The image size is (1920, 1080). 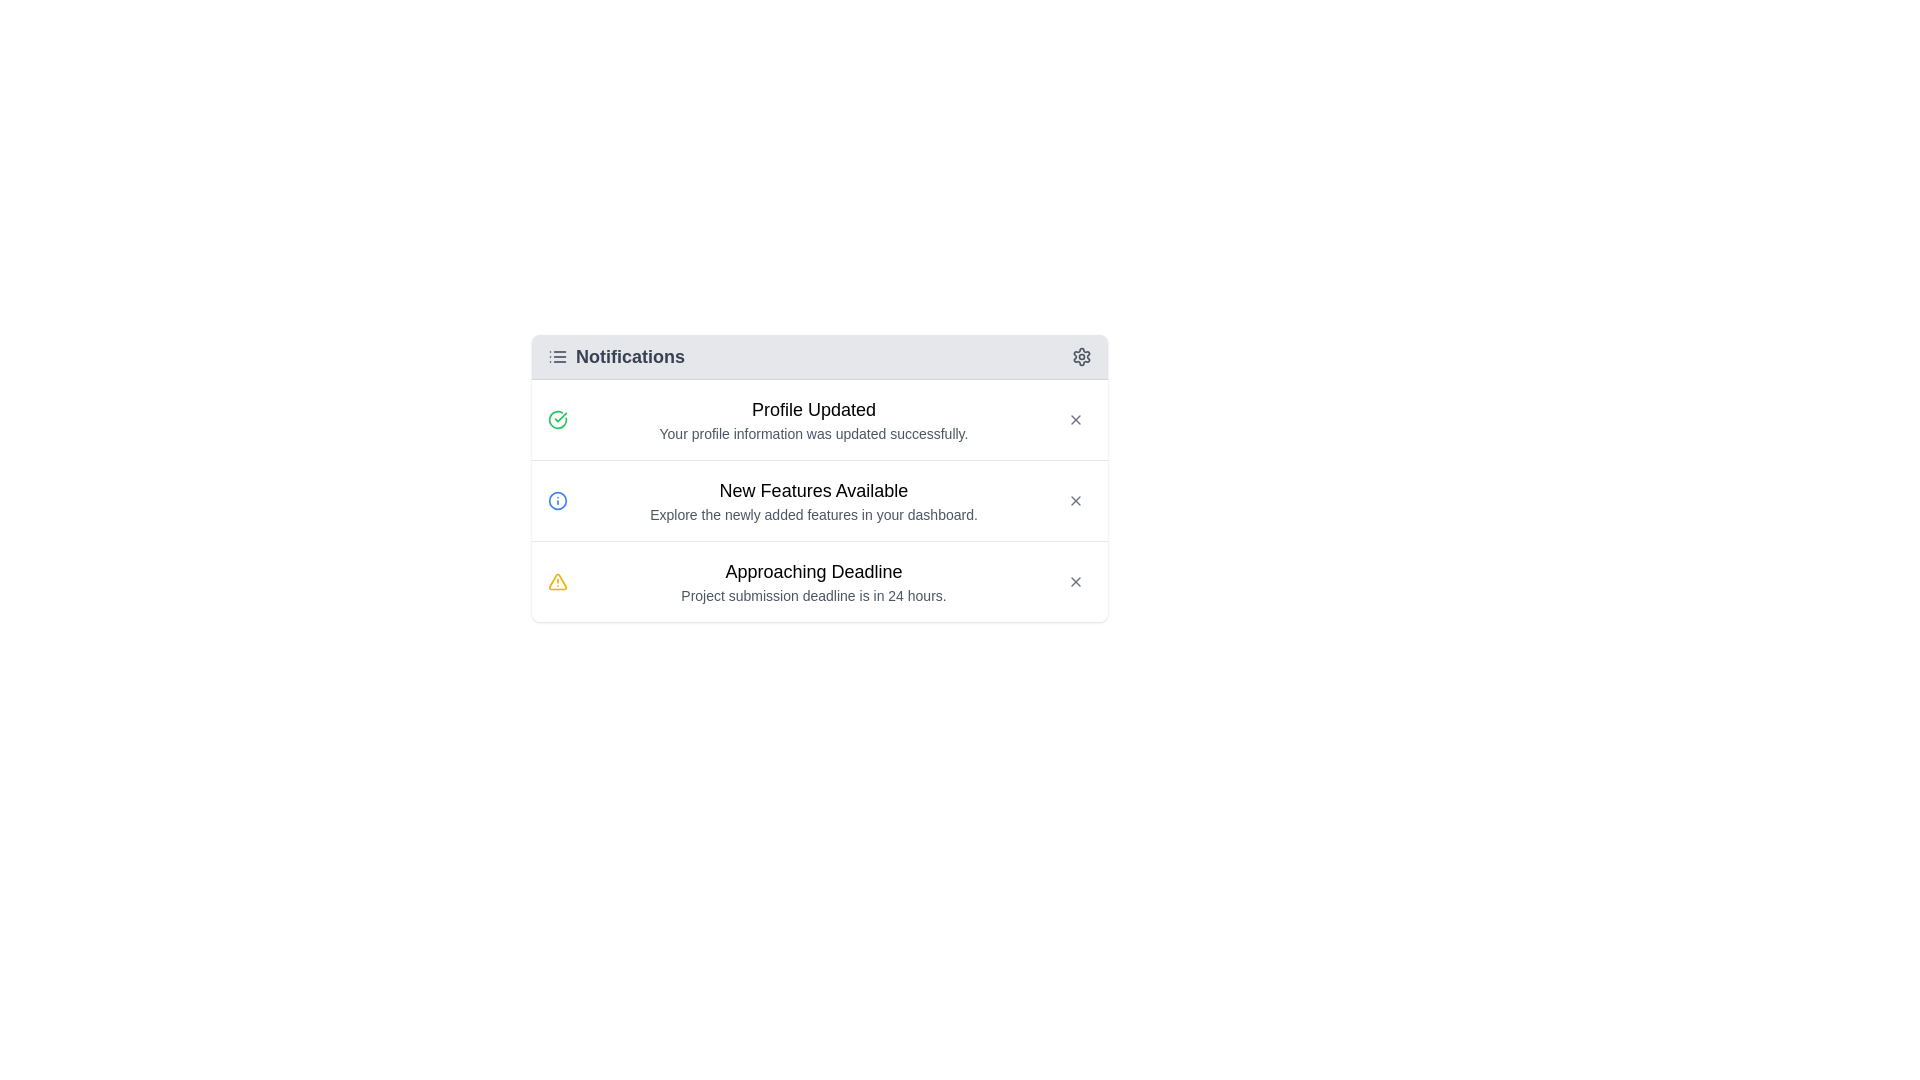 What do you see at coordinates (1074, 419) in the screenshot?
I see `the circular close button with an 'X' icon located in the upper right corner of the notification block adjacent to the text 'Profile Updated' for visual feedback` at bounding box center [1074, 419].